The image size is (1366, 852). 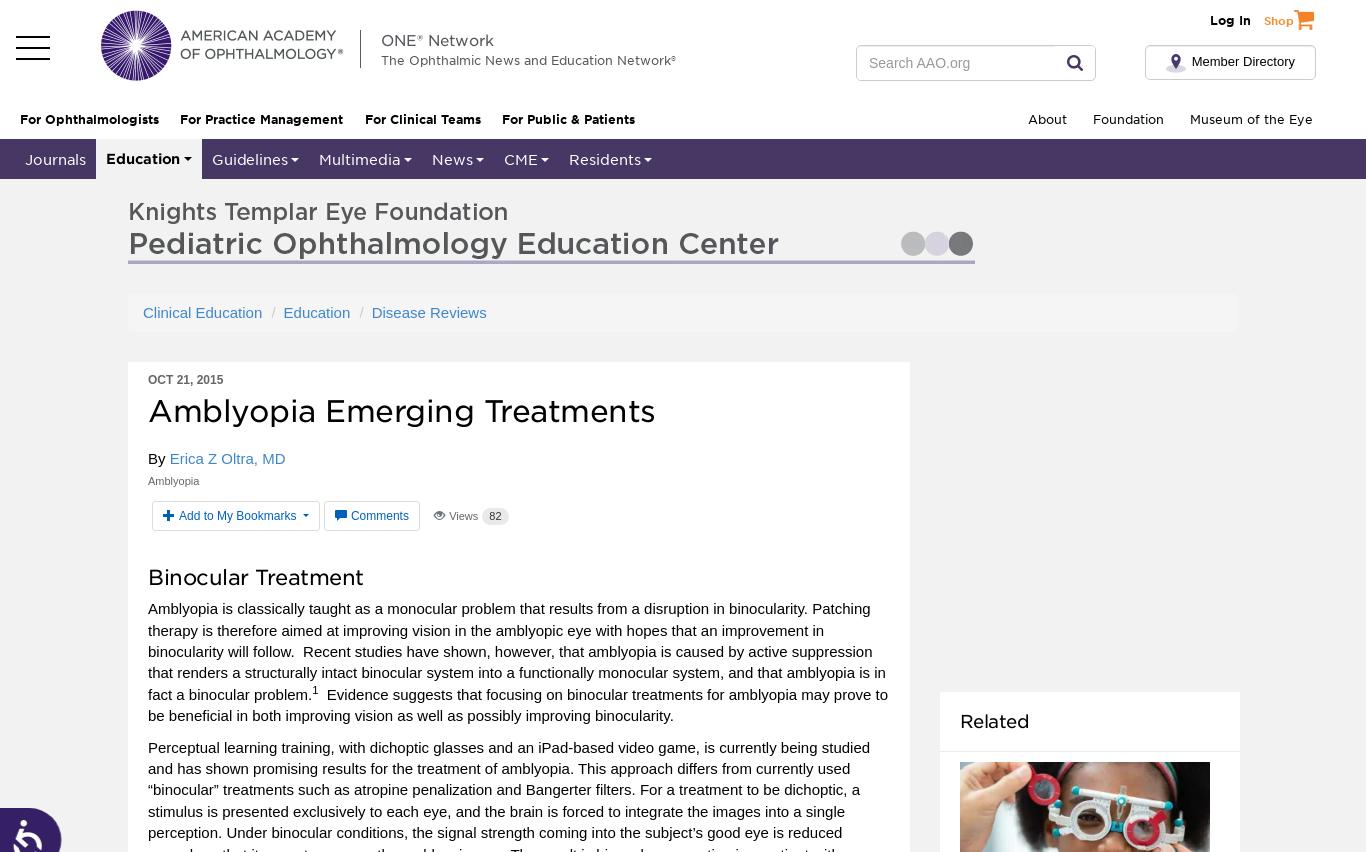 I want to click on '82', so click(x=489, y=514).